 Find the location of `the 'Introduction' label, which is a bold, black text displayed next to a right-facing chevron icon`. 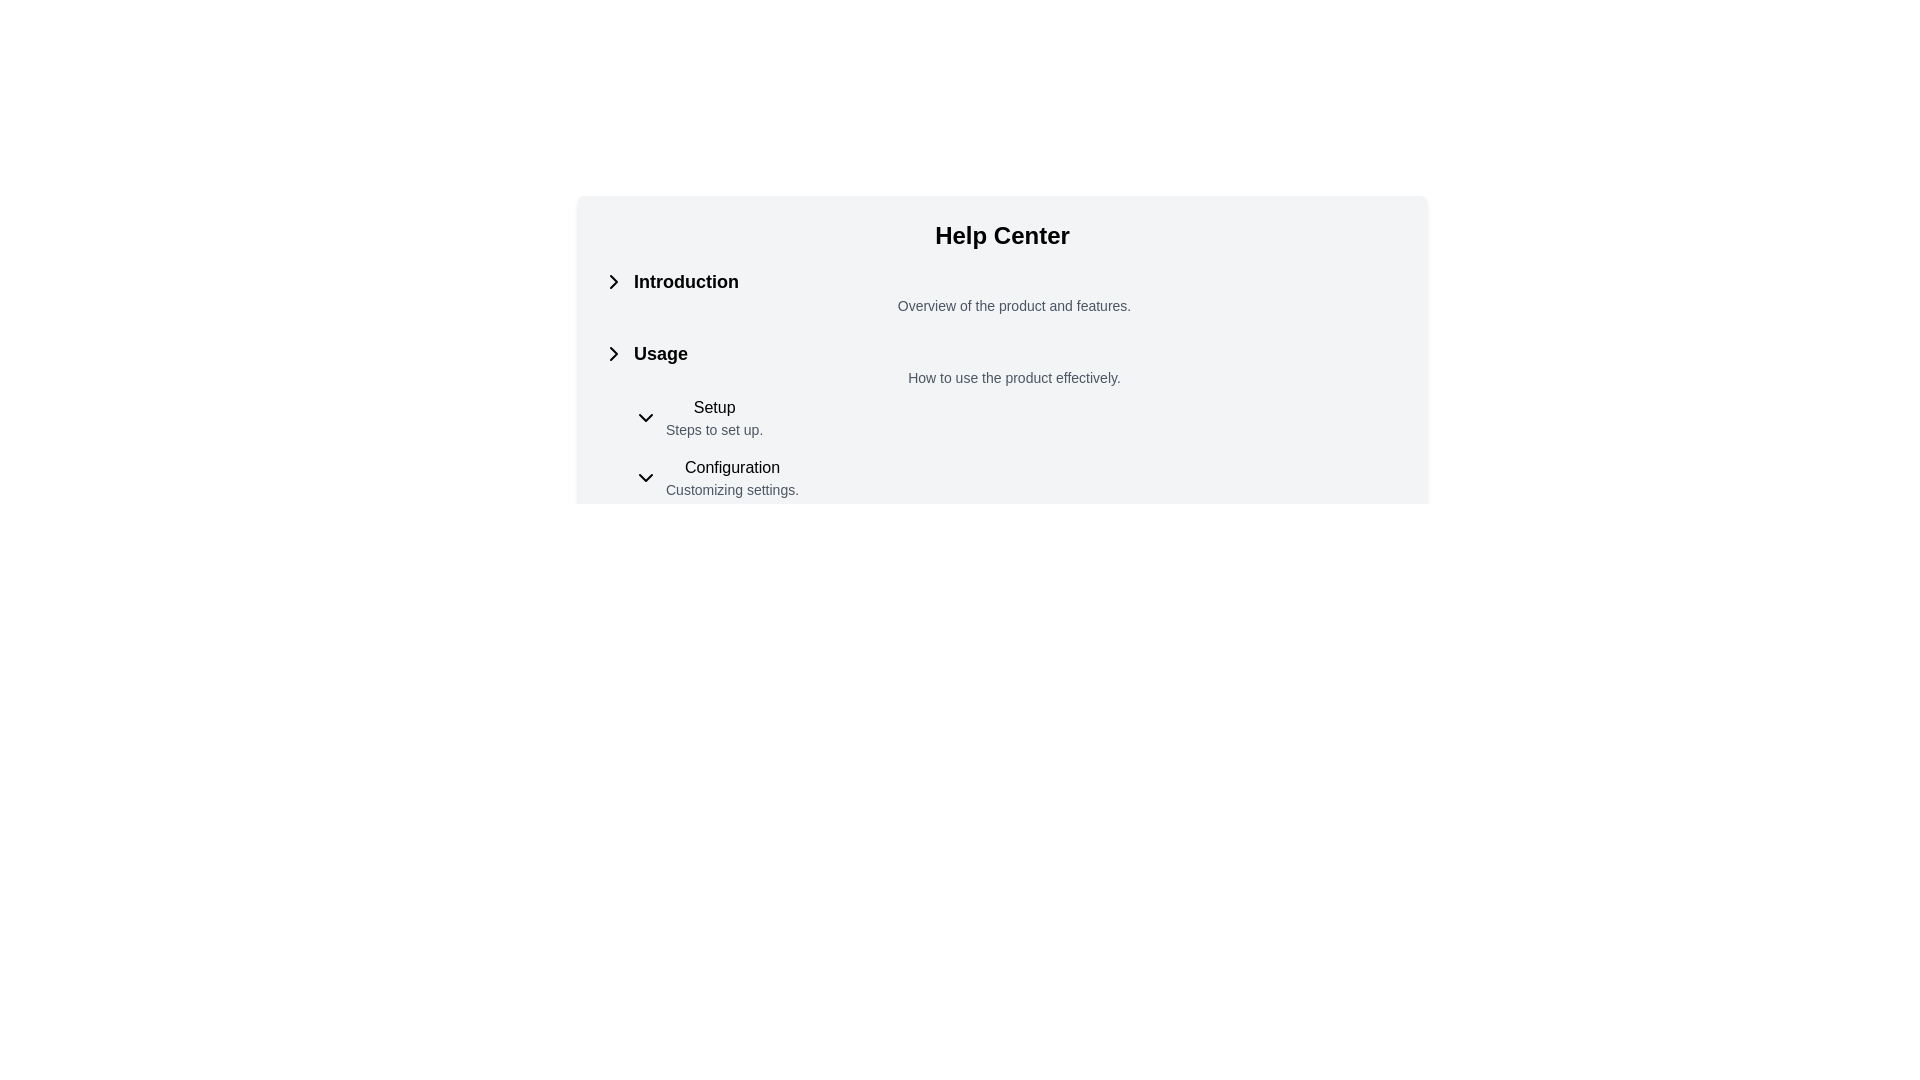

the 'Introduction' label, which is a bold, black text displayed next to a right-facing chevron icon is located at coordinates (686, 281).